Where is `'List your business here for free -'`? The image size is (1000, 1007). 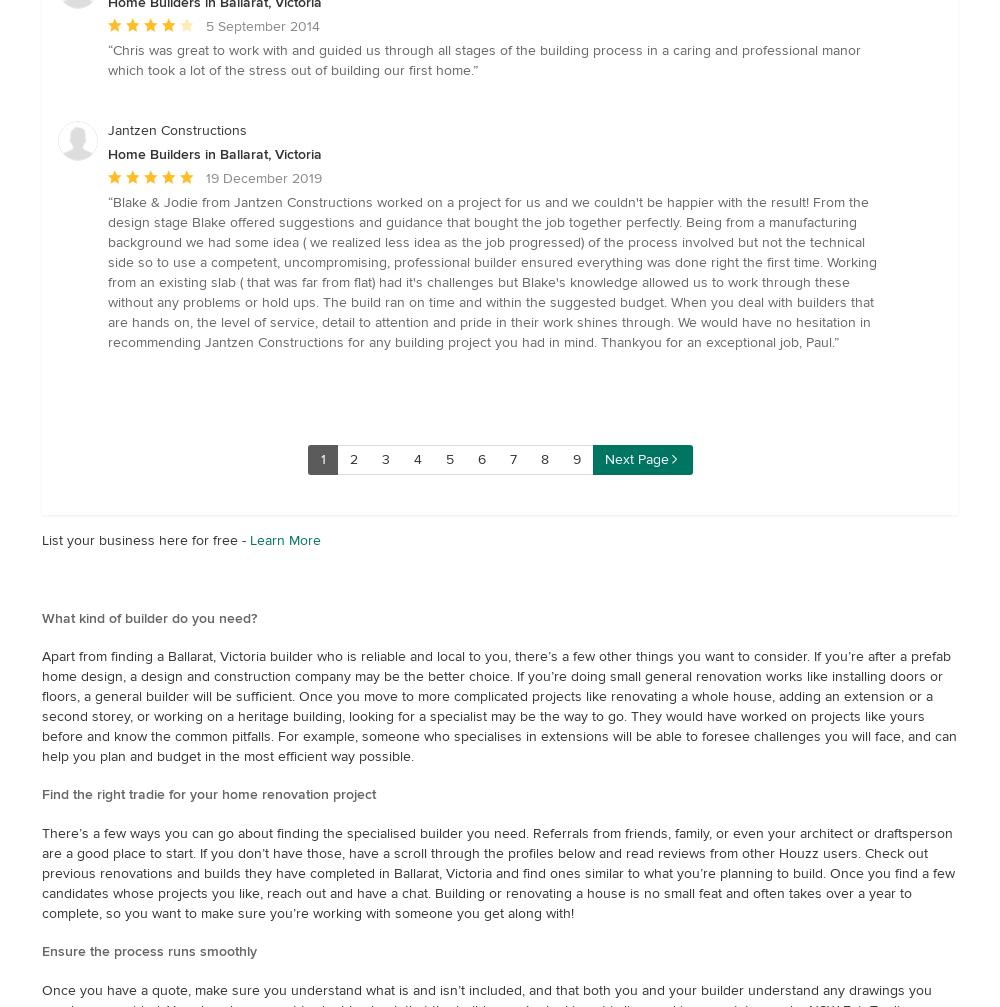
'List your business here for free -' is located at coordinates (42, 538).